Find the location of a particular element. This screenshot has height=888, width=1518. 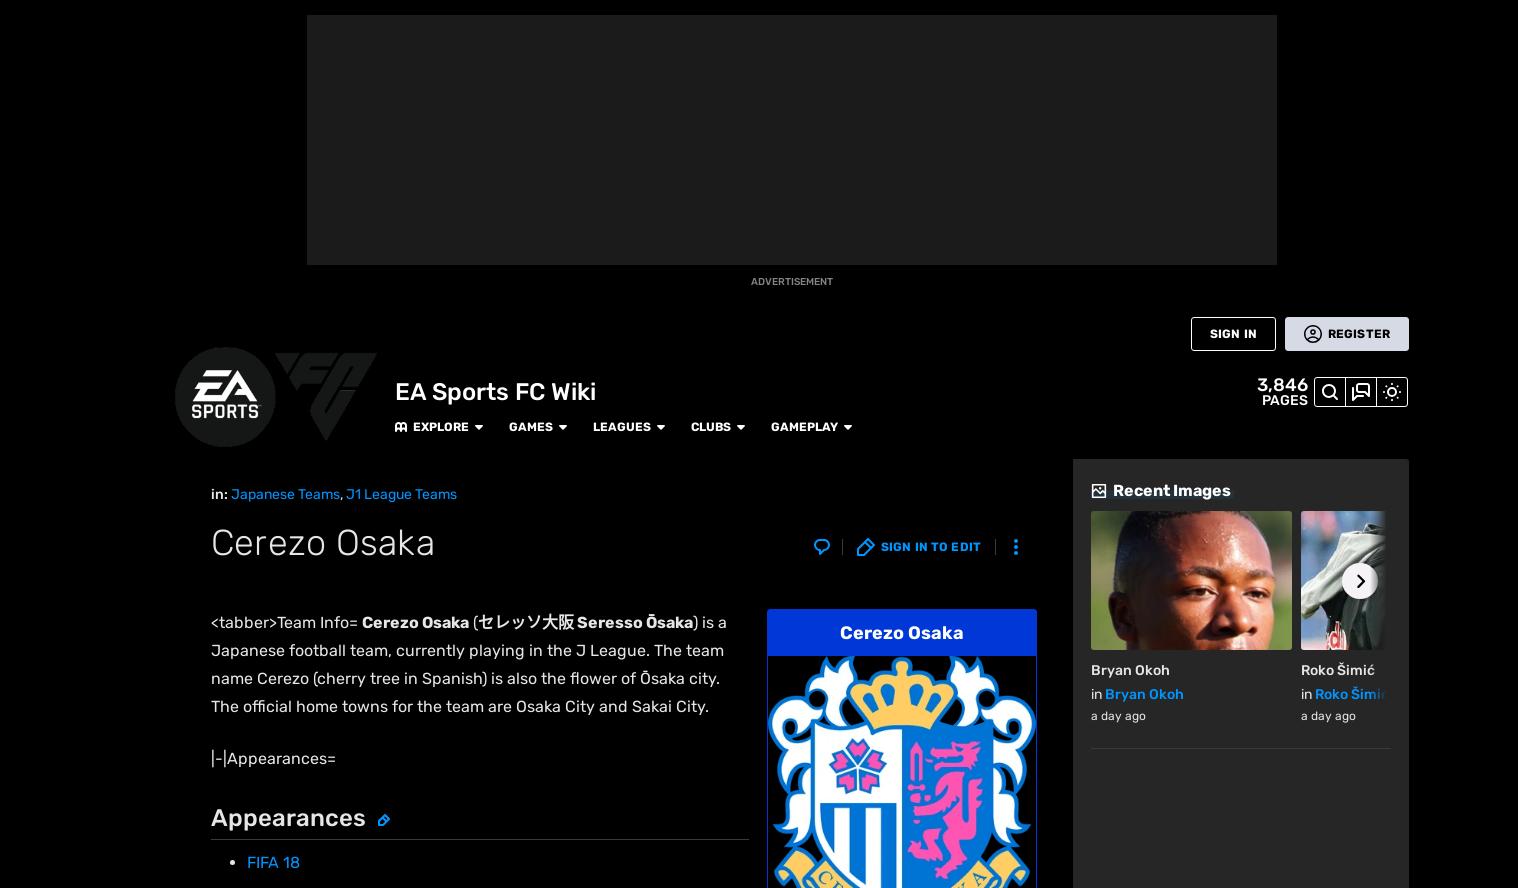

'Sanderson Park' is located at coordinates (329, 635).